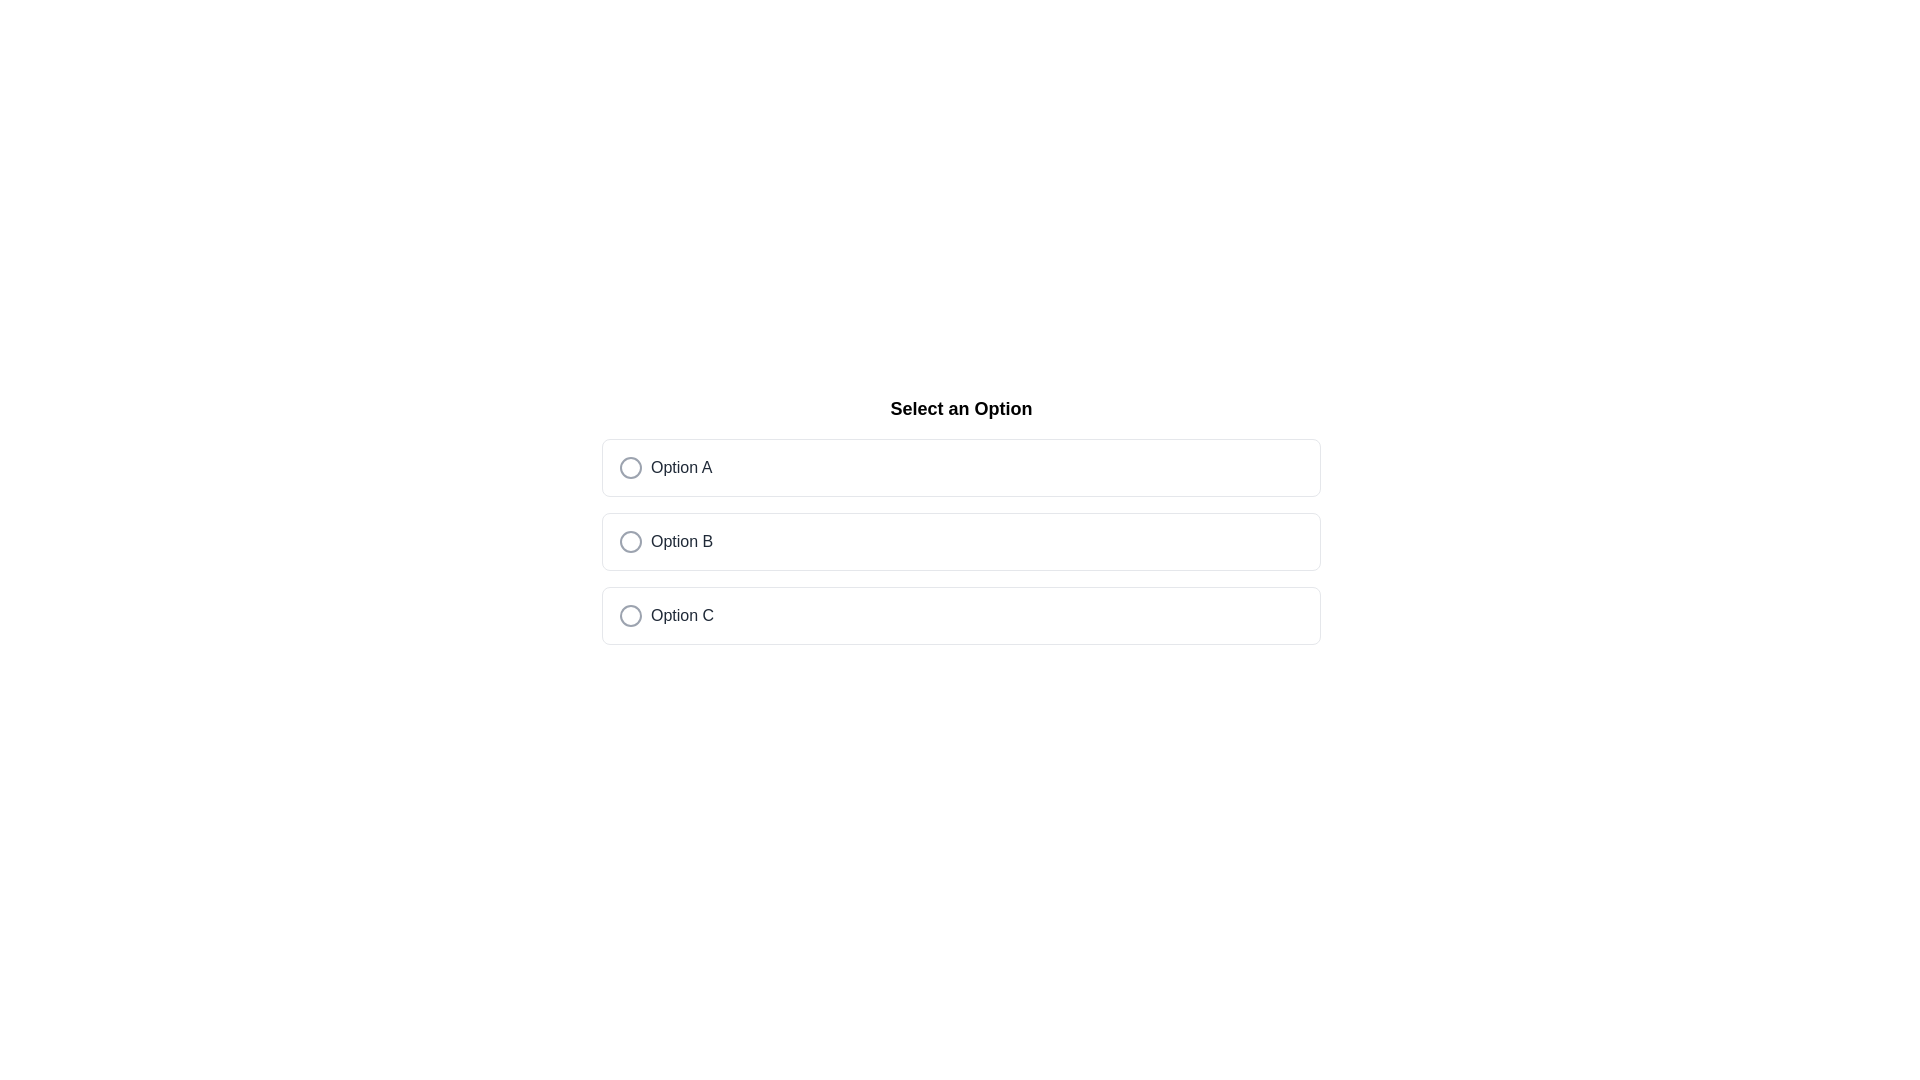 The image size is (1920, 1080). Describe the element at coordinates (682, 542) in the screenshot. I see `the text label displaying 'Option B', which is styled in dark gray and is part of a selection interface located below the heading 'Select an Option'` at that location.